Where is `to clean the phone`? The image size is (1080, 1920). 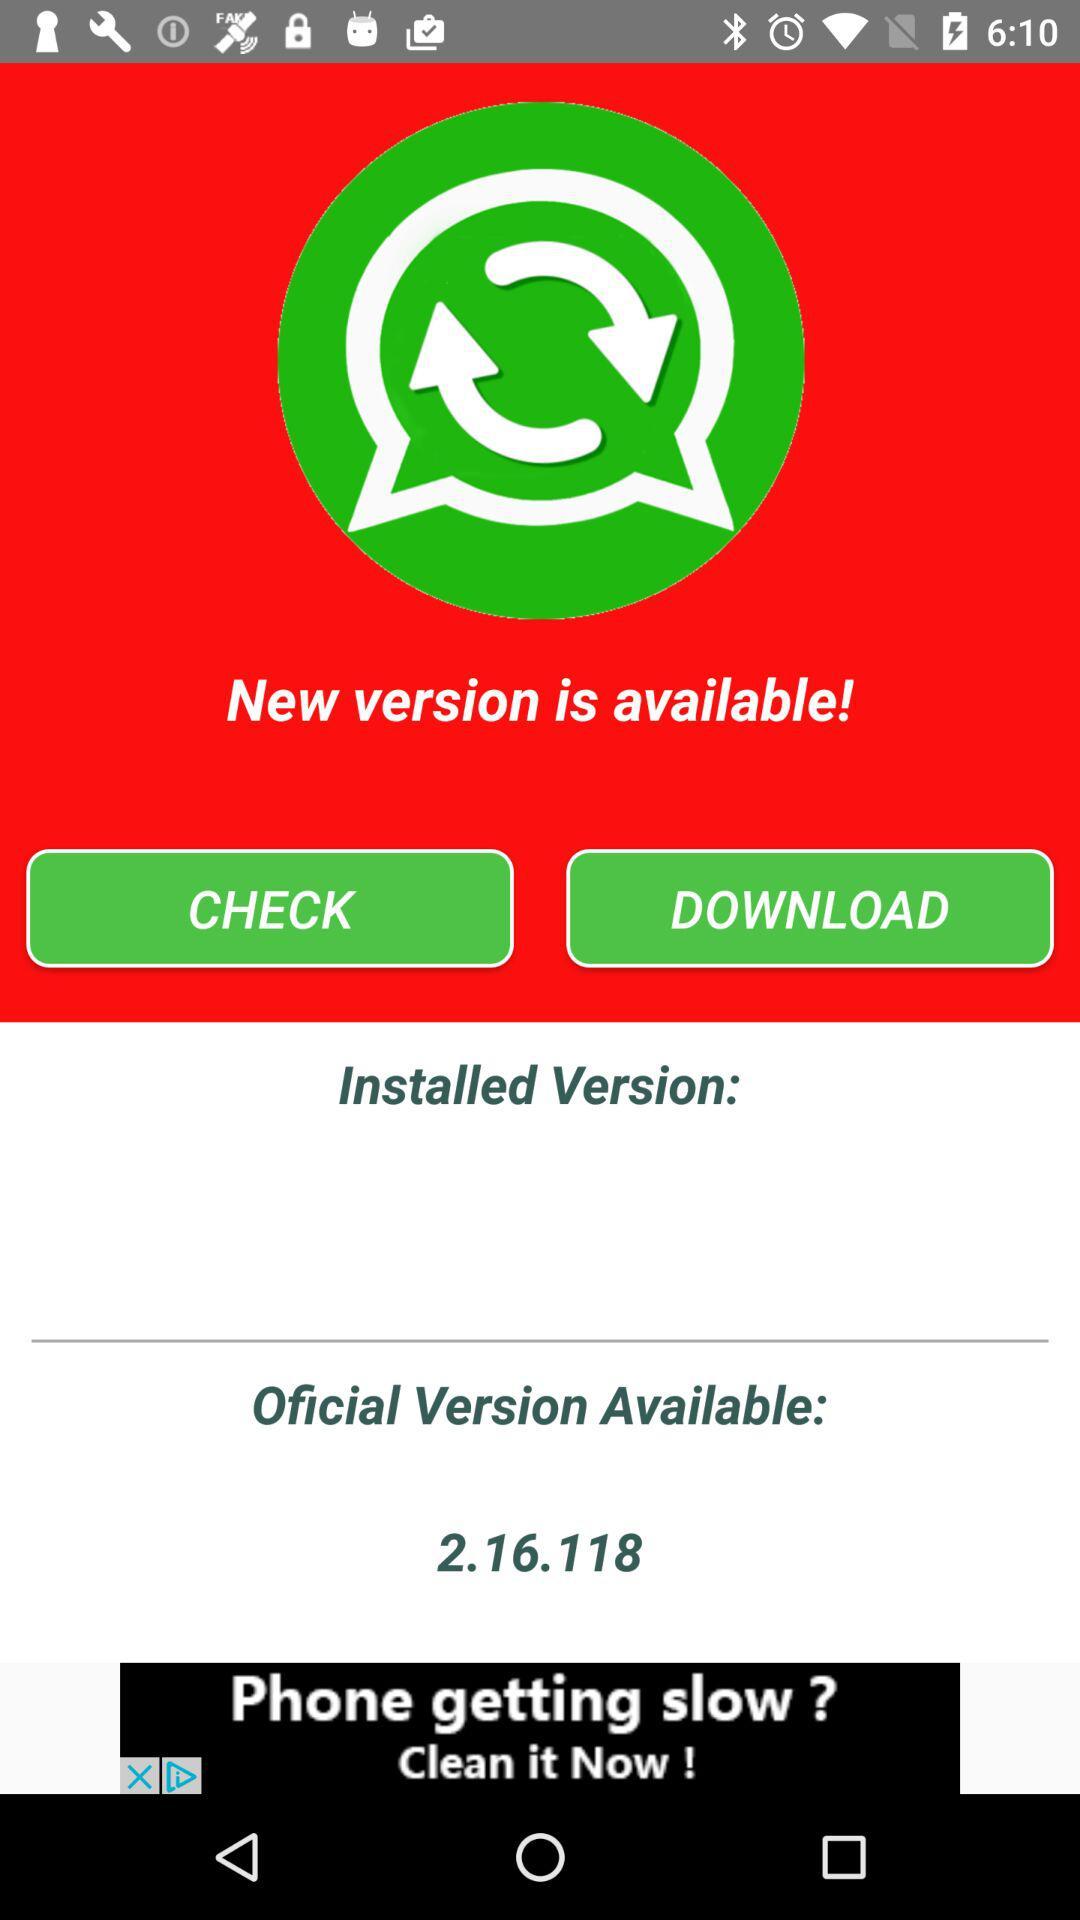
to clean the phone is located at coordinates (540, 1727).